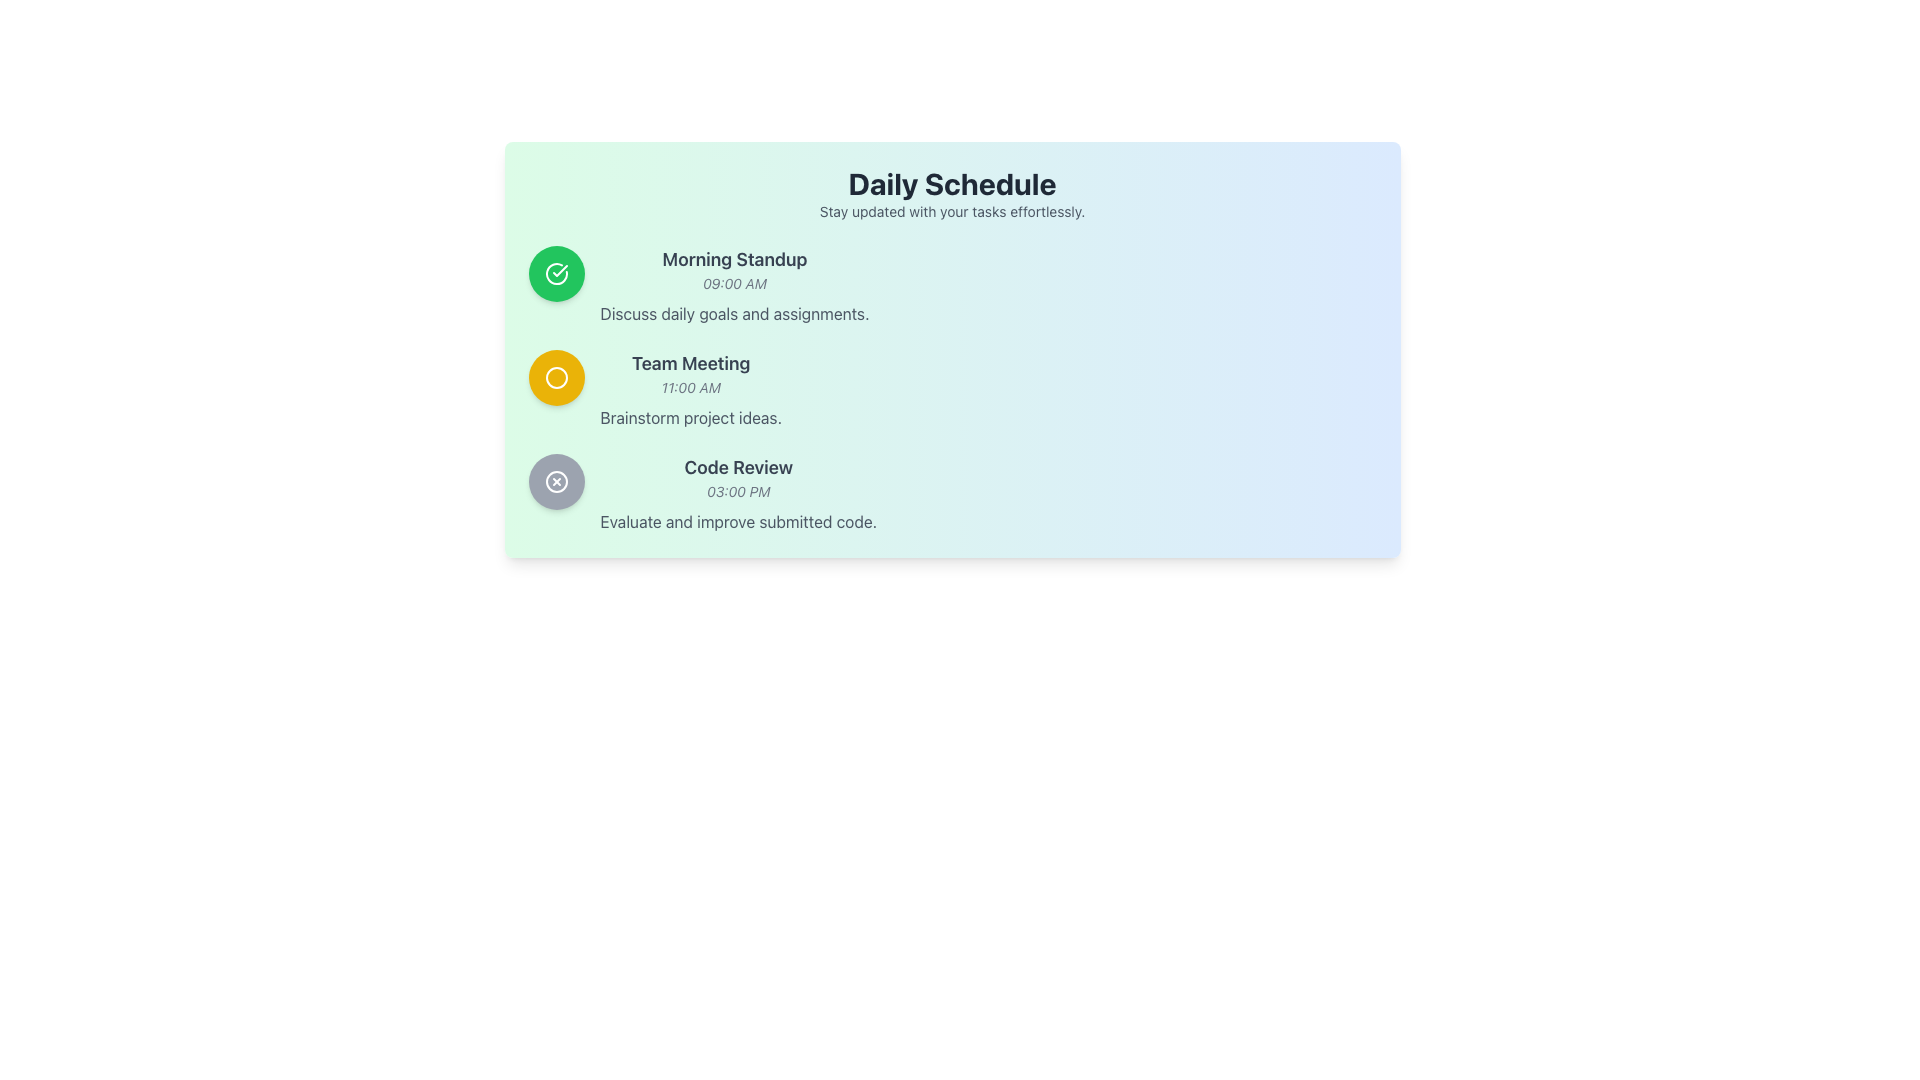 Image resolution: width=1920 pixels, height=1080 pixels. I want to click on the second circular icon with a yellow background that represents 'Team Meeting' in the vertical list of icons, so click(556, 378).